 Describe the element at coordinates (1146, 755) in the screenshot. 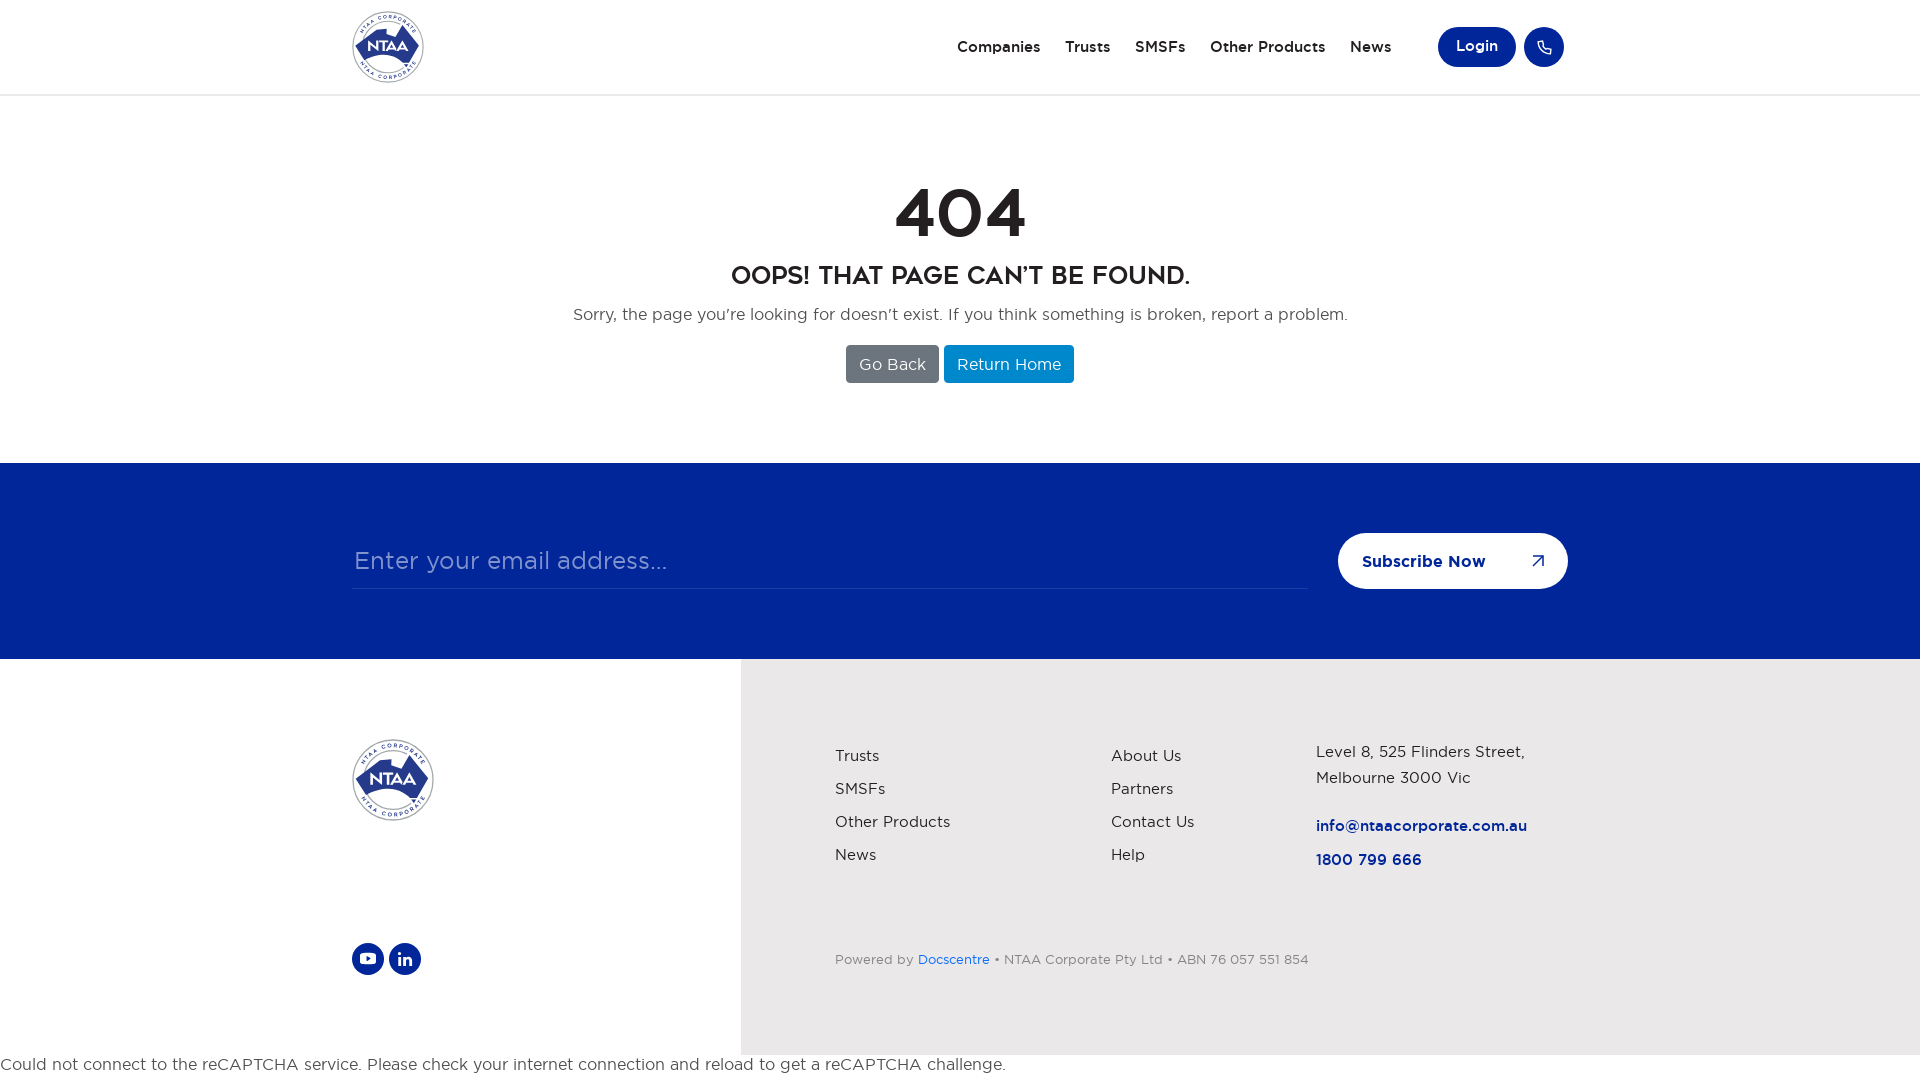

I see `'About Us'` at that location.